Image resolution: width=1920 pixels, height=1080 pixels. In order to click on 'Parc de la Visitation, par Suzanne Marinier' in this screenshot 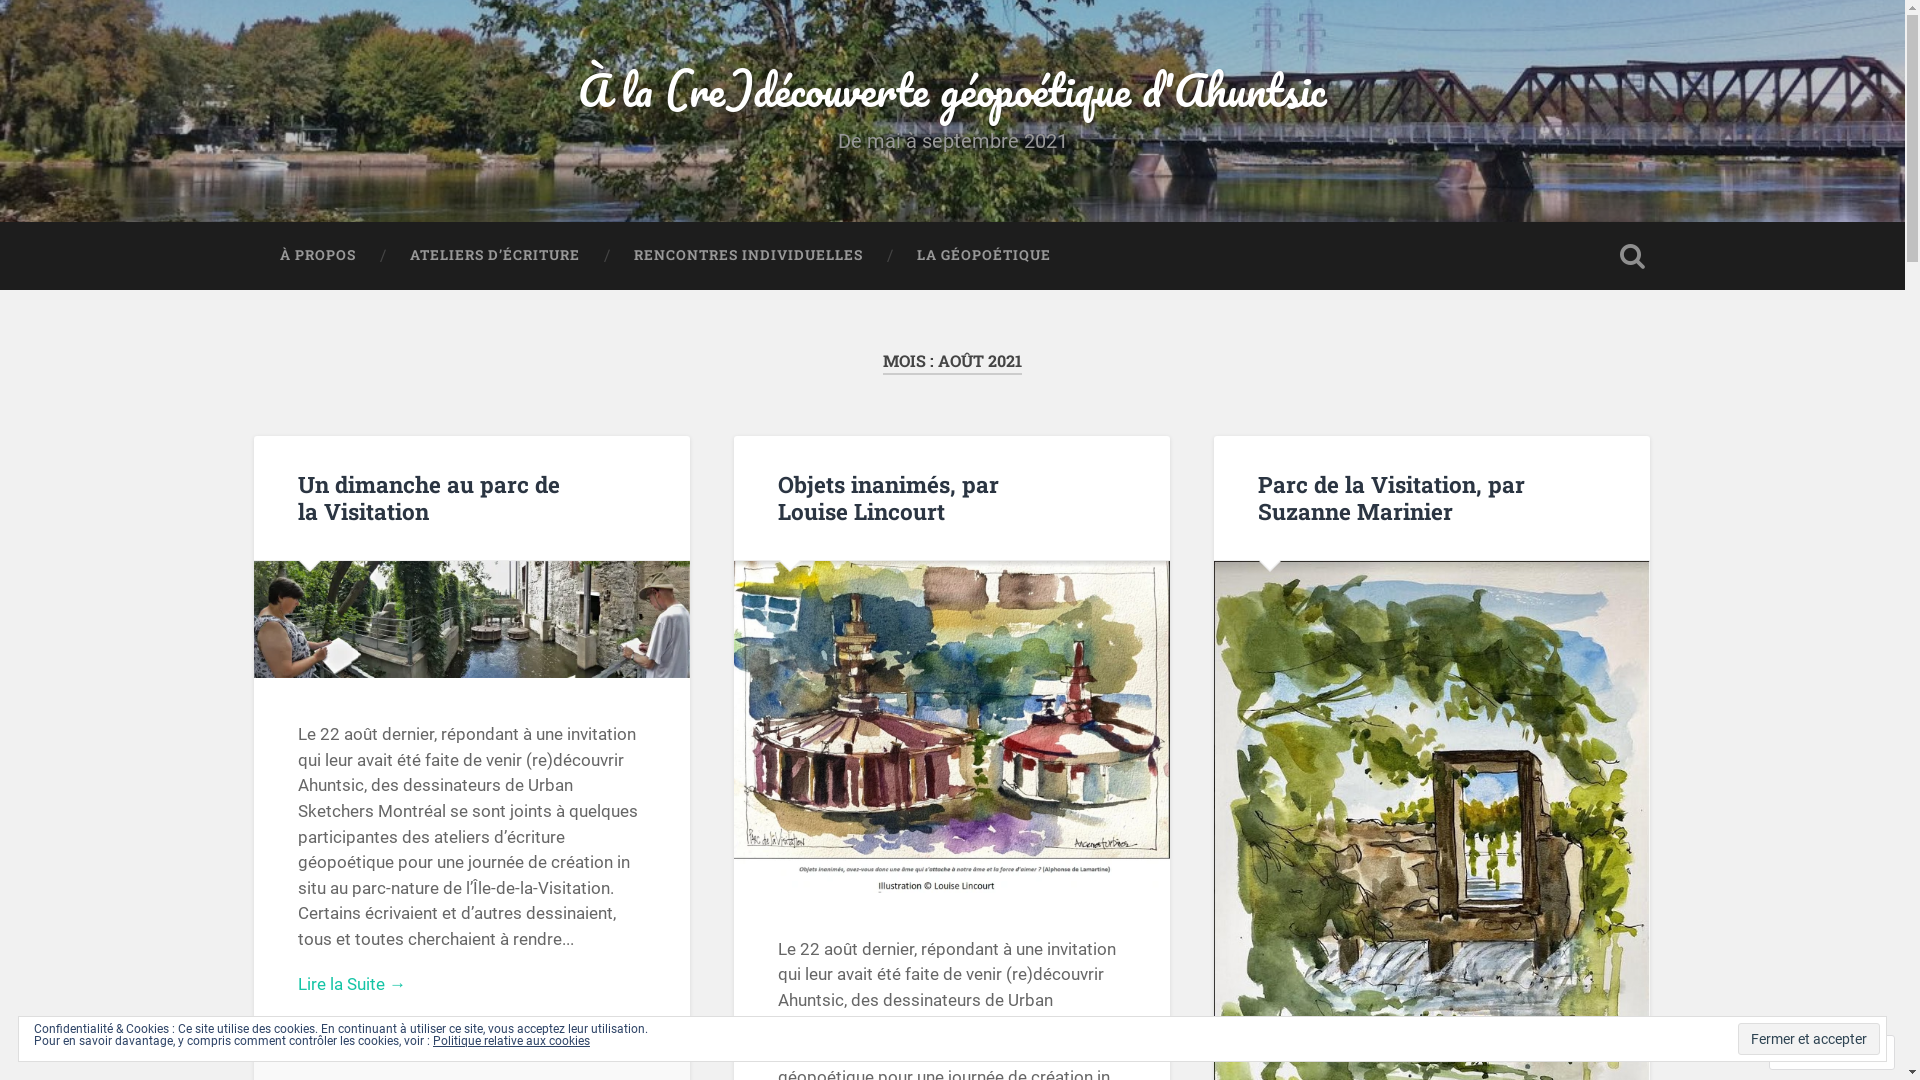, I will do `click(1390, 496)`.